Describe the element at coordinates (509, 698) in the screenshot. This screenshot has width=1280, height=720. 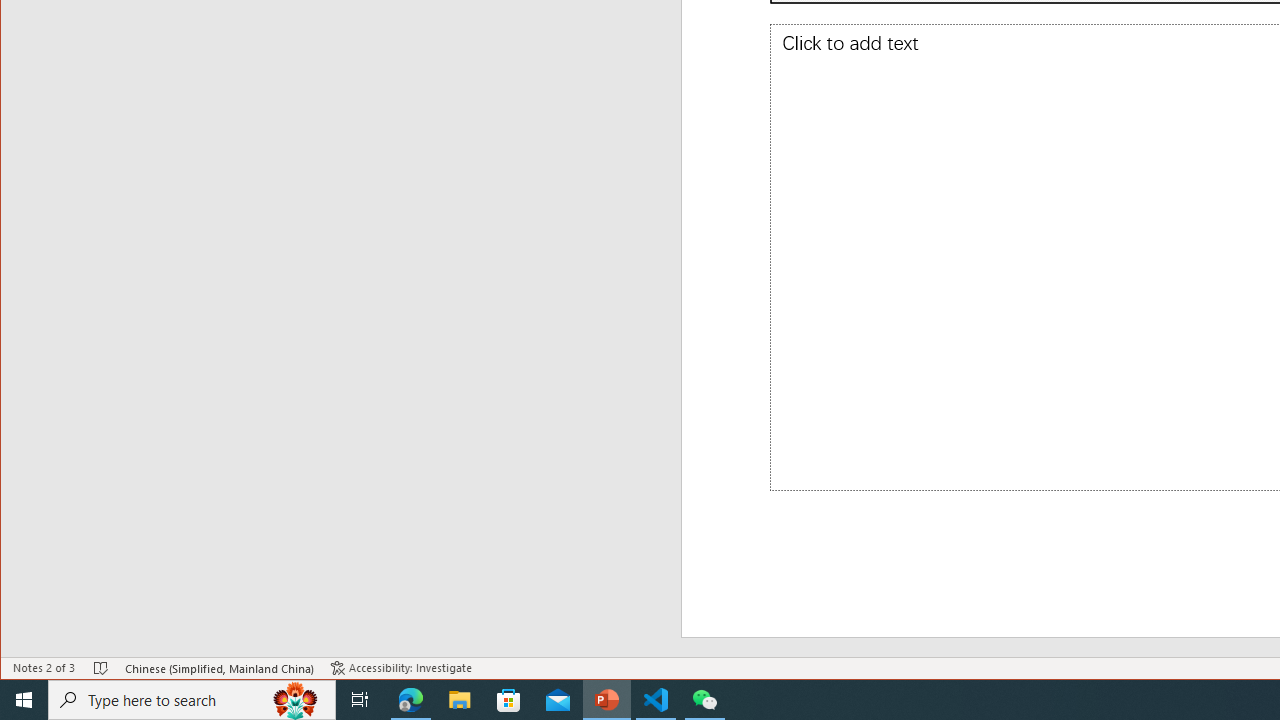
I see `'Microsoft Store'` at that location.